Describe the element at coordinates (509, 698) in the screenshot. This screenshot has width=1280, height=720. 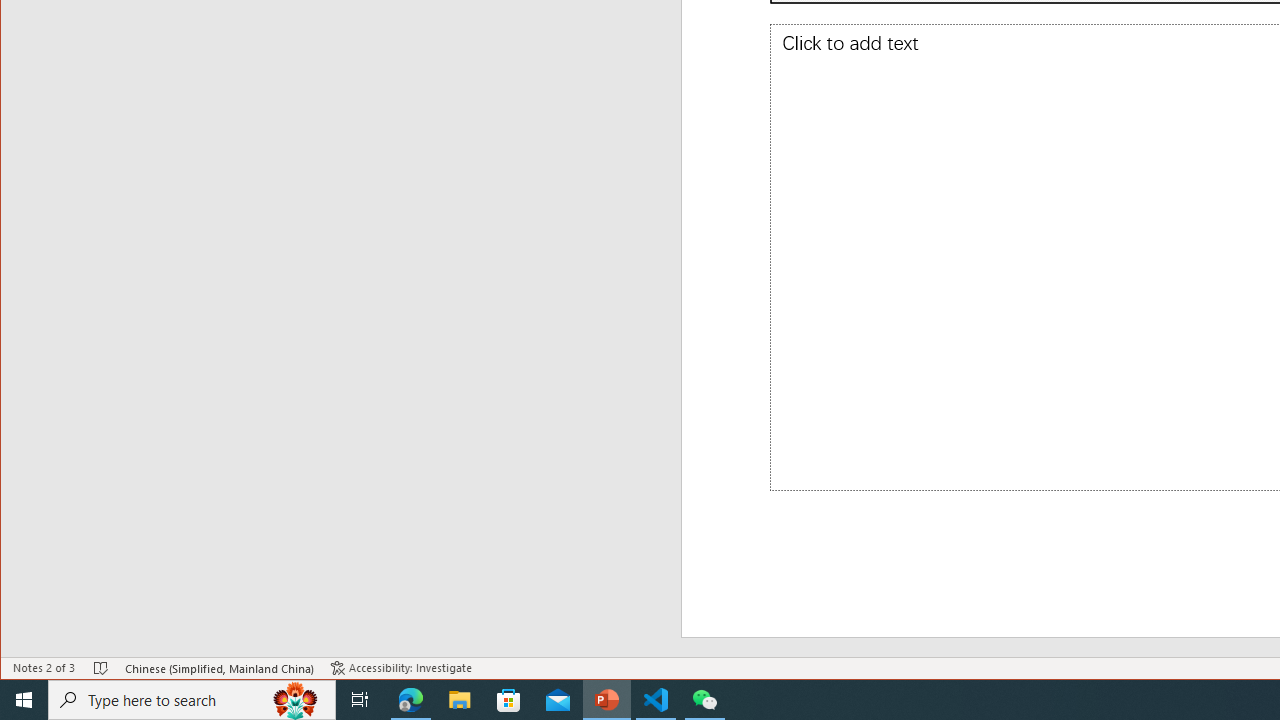
I see `'Microsoft Store'` at that location.